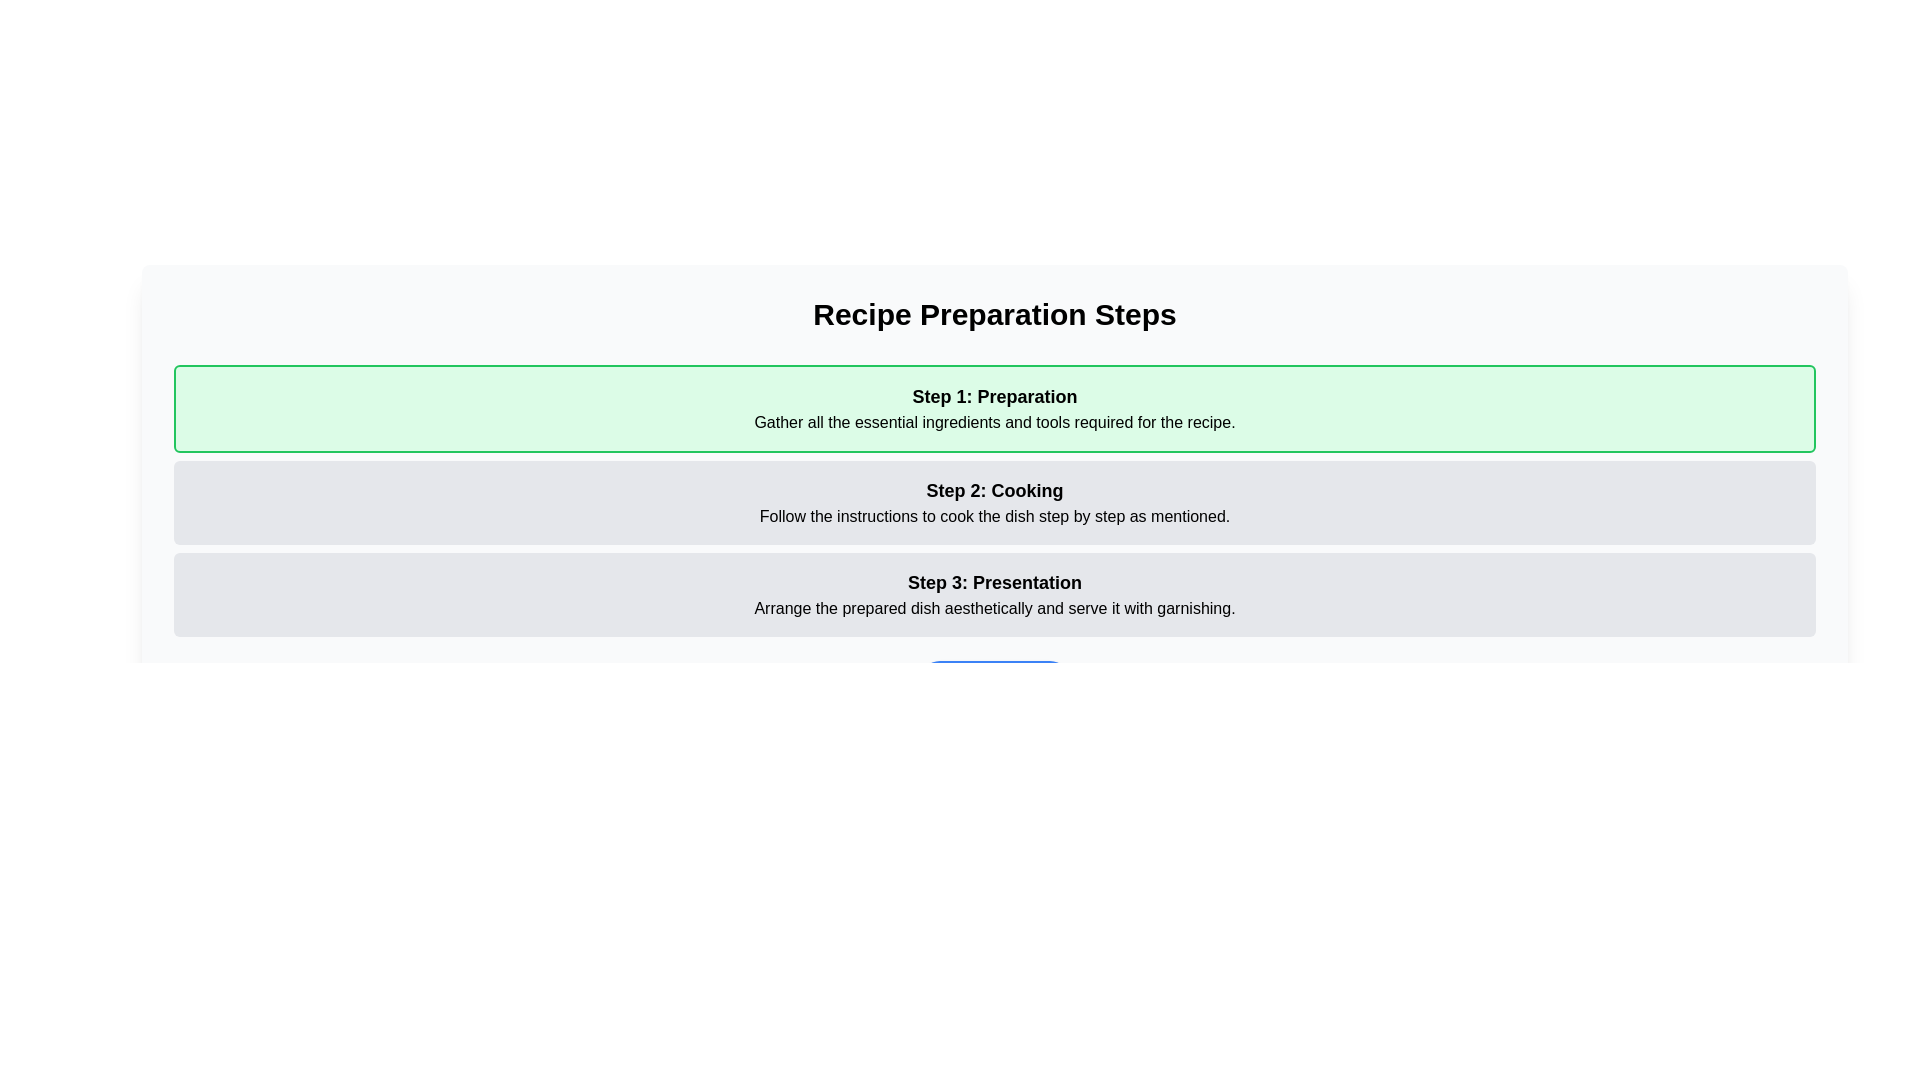 This screenshot has width=1920, height=1080. What do you see at coordinates (994, 407) in the screenshot?
I see `information displayed in the Instruction box, which has a light green background and contains the text 'Step 1: Preparation' followed by details about gathering ingredients and tools` at bounding box center [994, 407].